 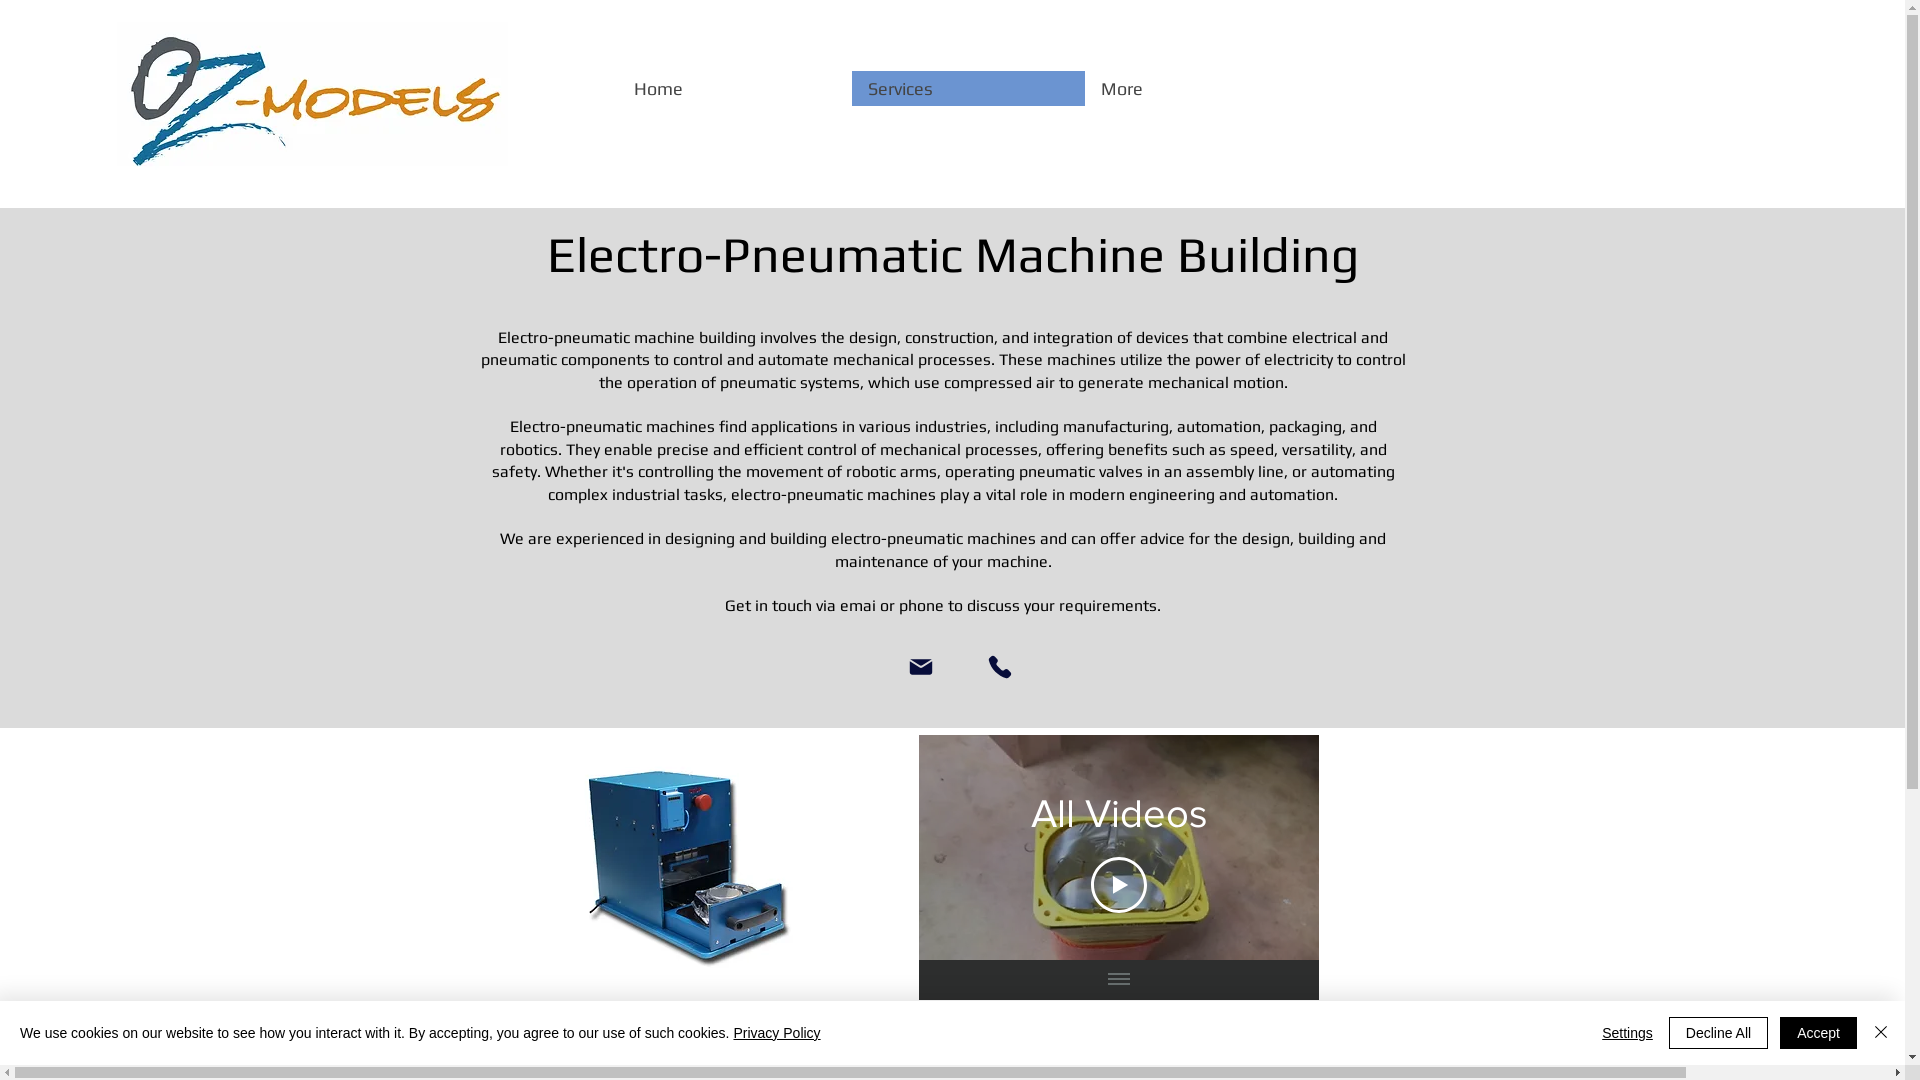 I want to click on 'Services', so click(x=968, y=87).